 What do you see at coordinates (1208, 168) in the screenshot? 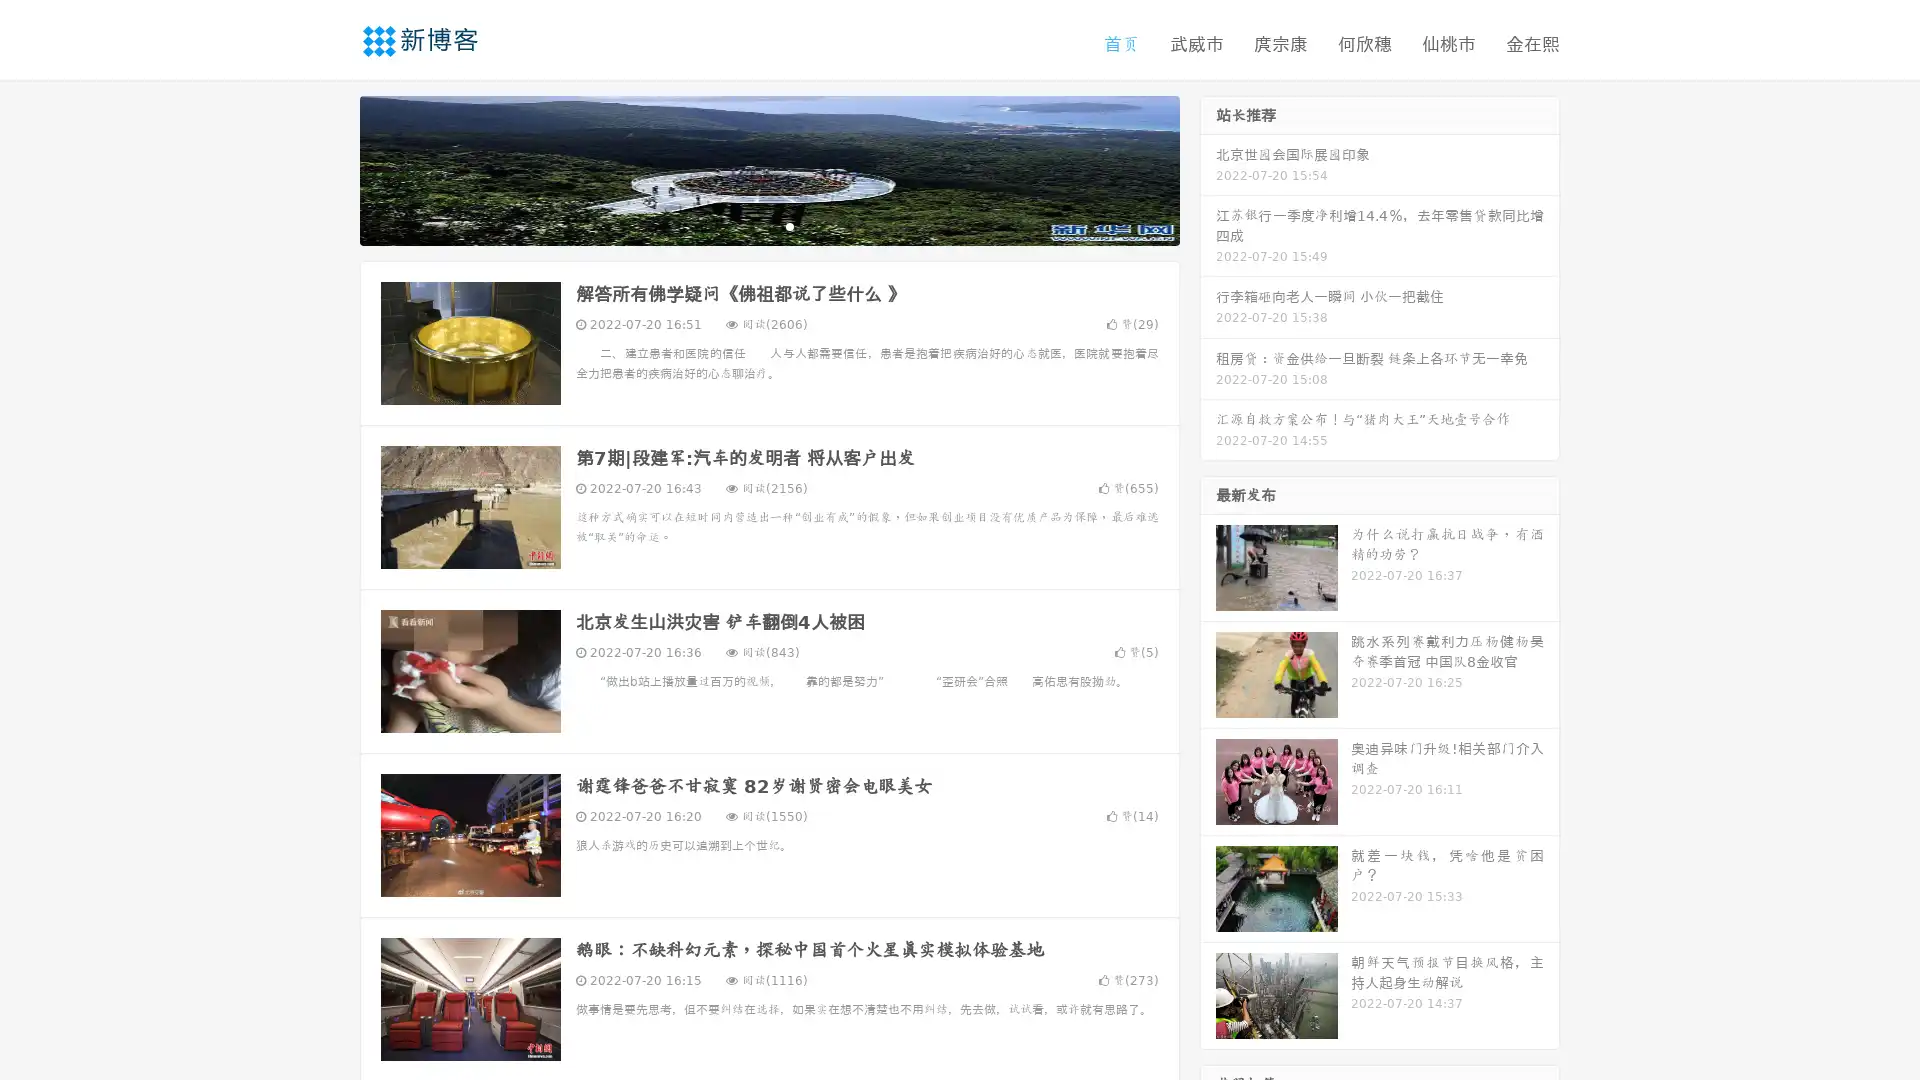
I see `Next slide` at bounding box center [1208, 168].